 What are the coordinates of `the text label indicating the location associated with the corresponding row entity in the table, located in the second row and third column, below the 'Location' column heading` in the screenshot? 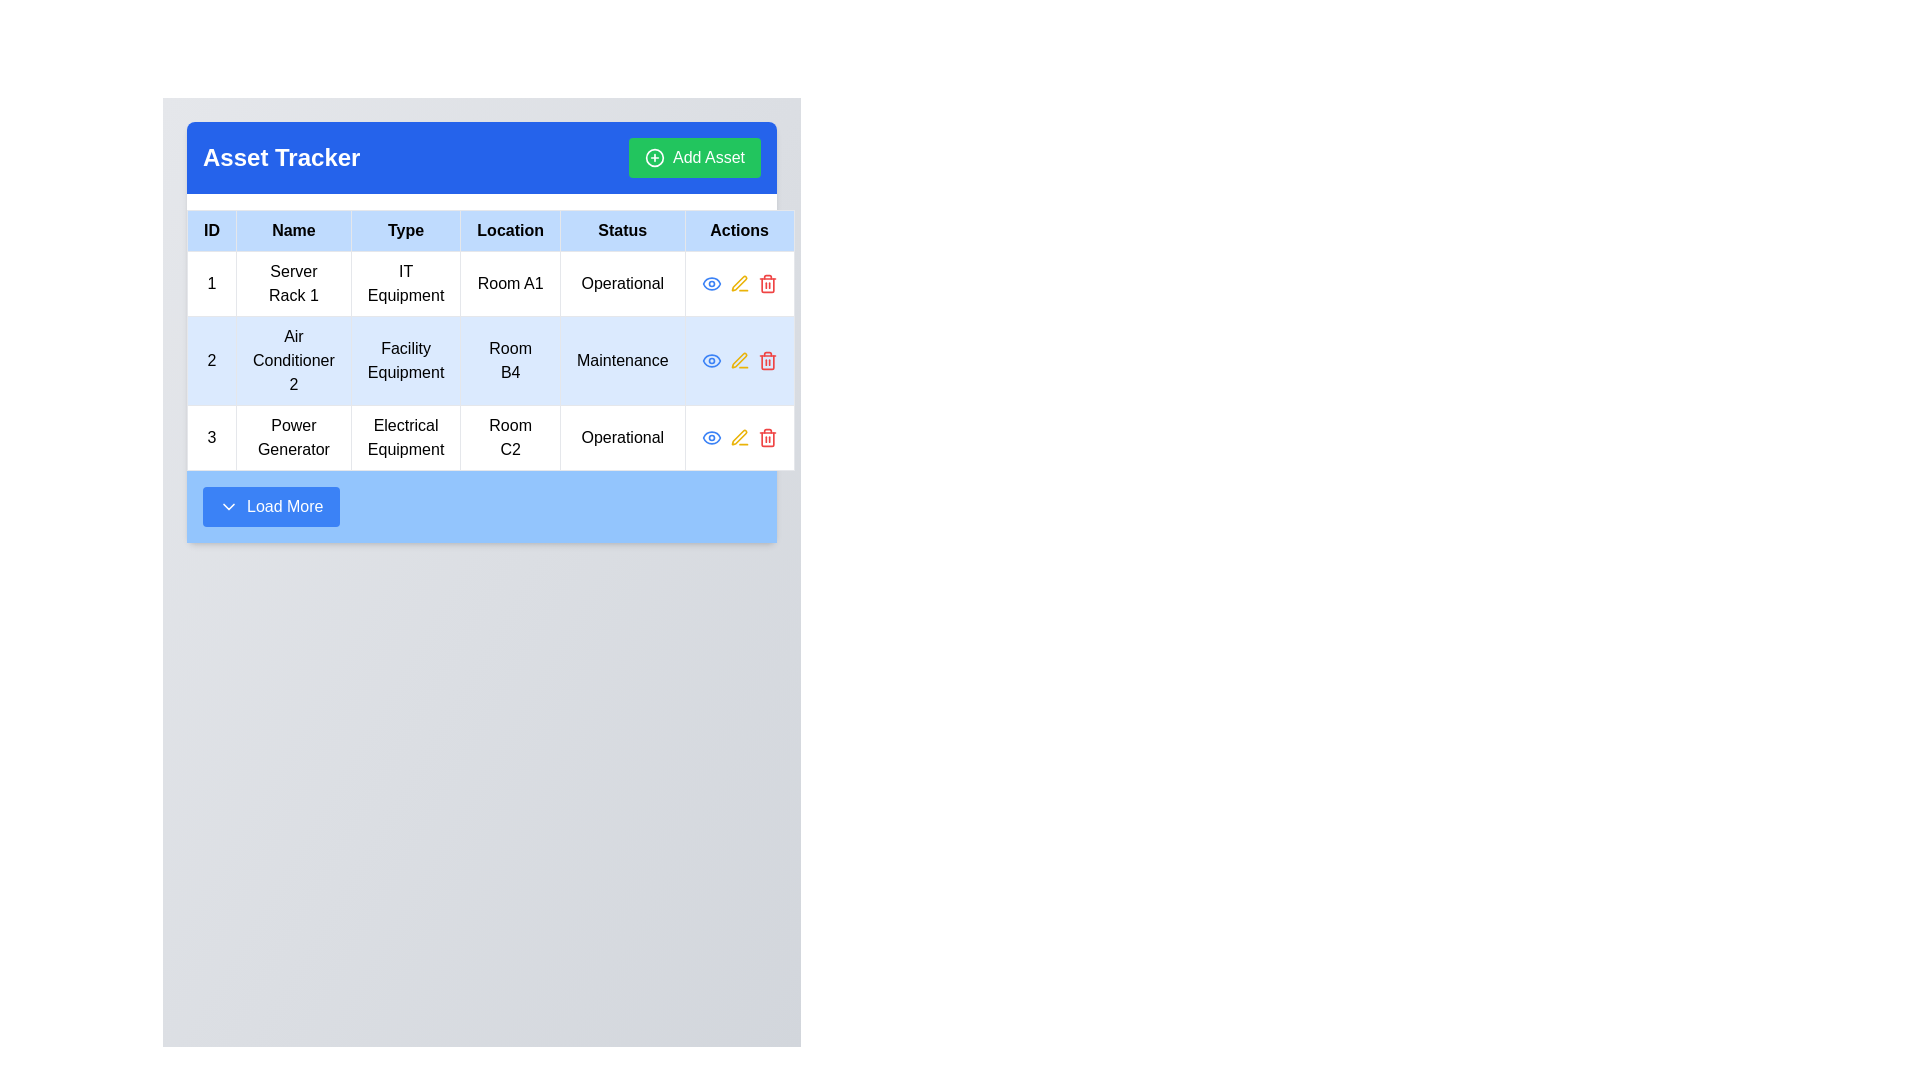 It's located at (510, 361).